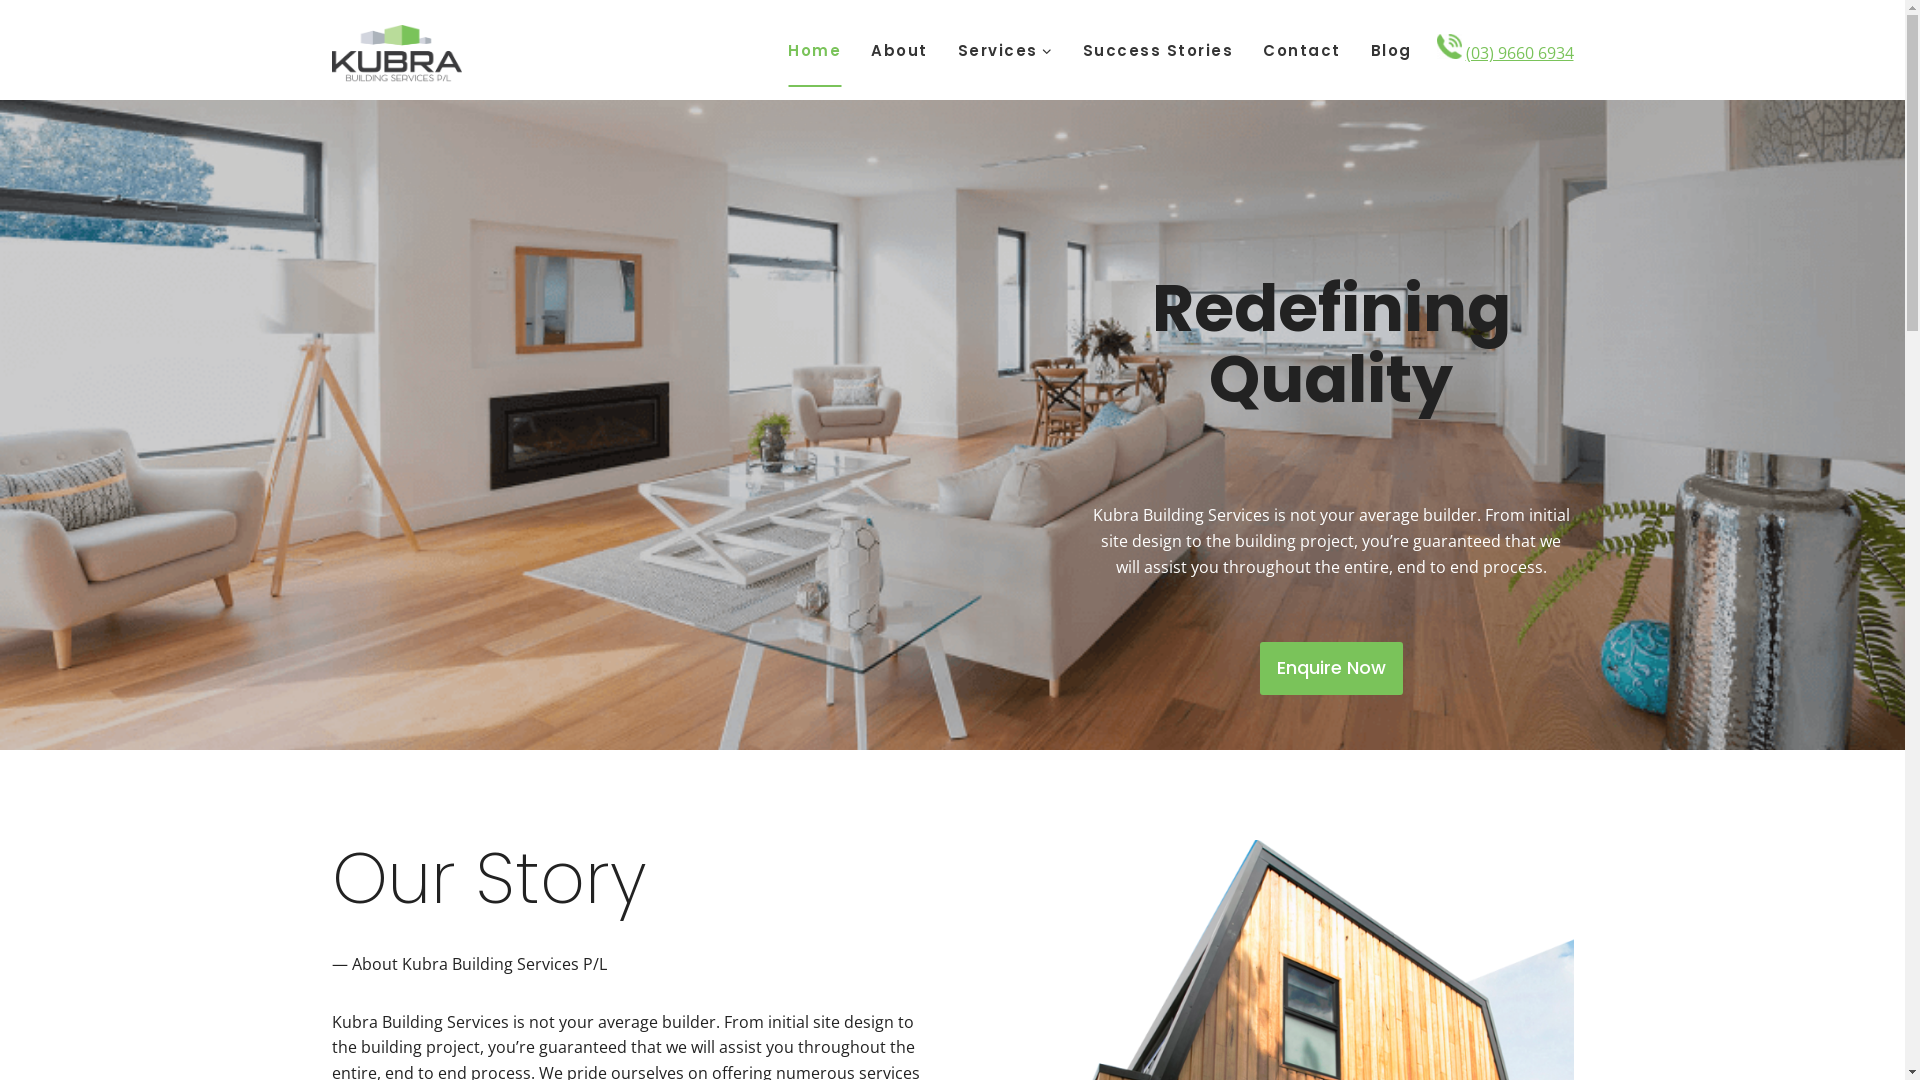  Describe the element at coordinates (1004, 49) in the screenshot. I see `'Services'` at that location.